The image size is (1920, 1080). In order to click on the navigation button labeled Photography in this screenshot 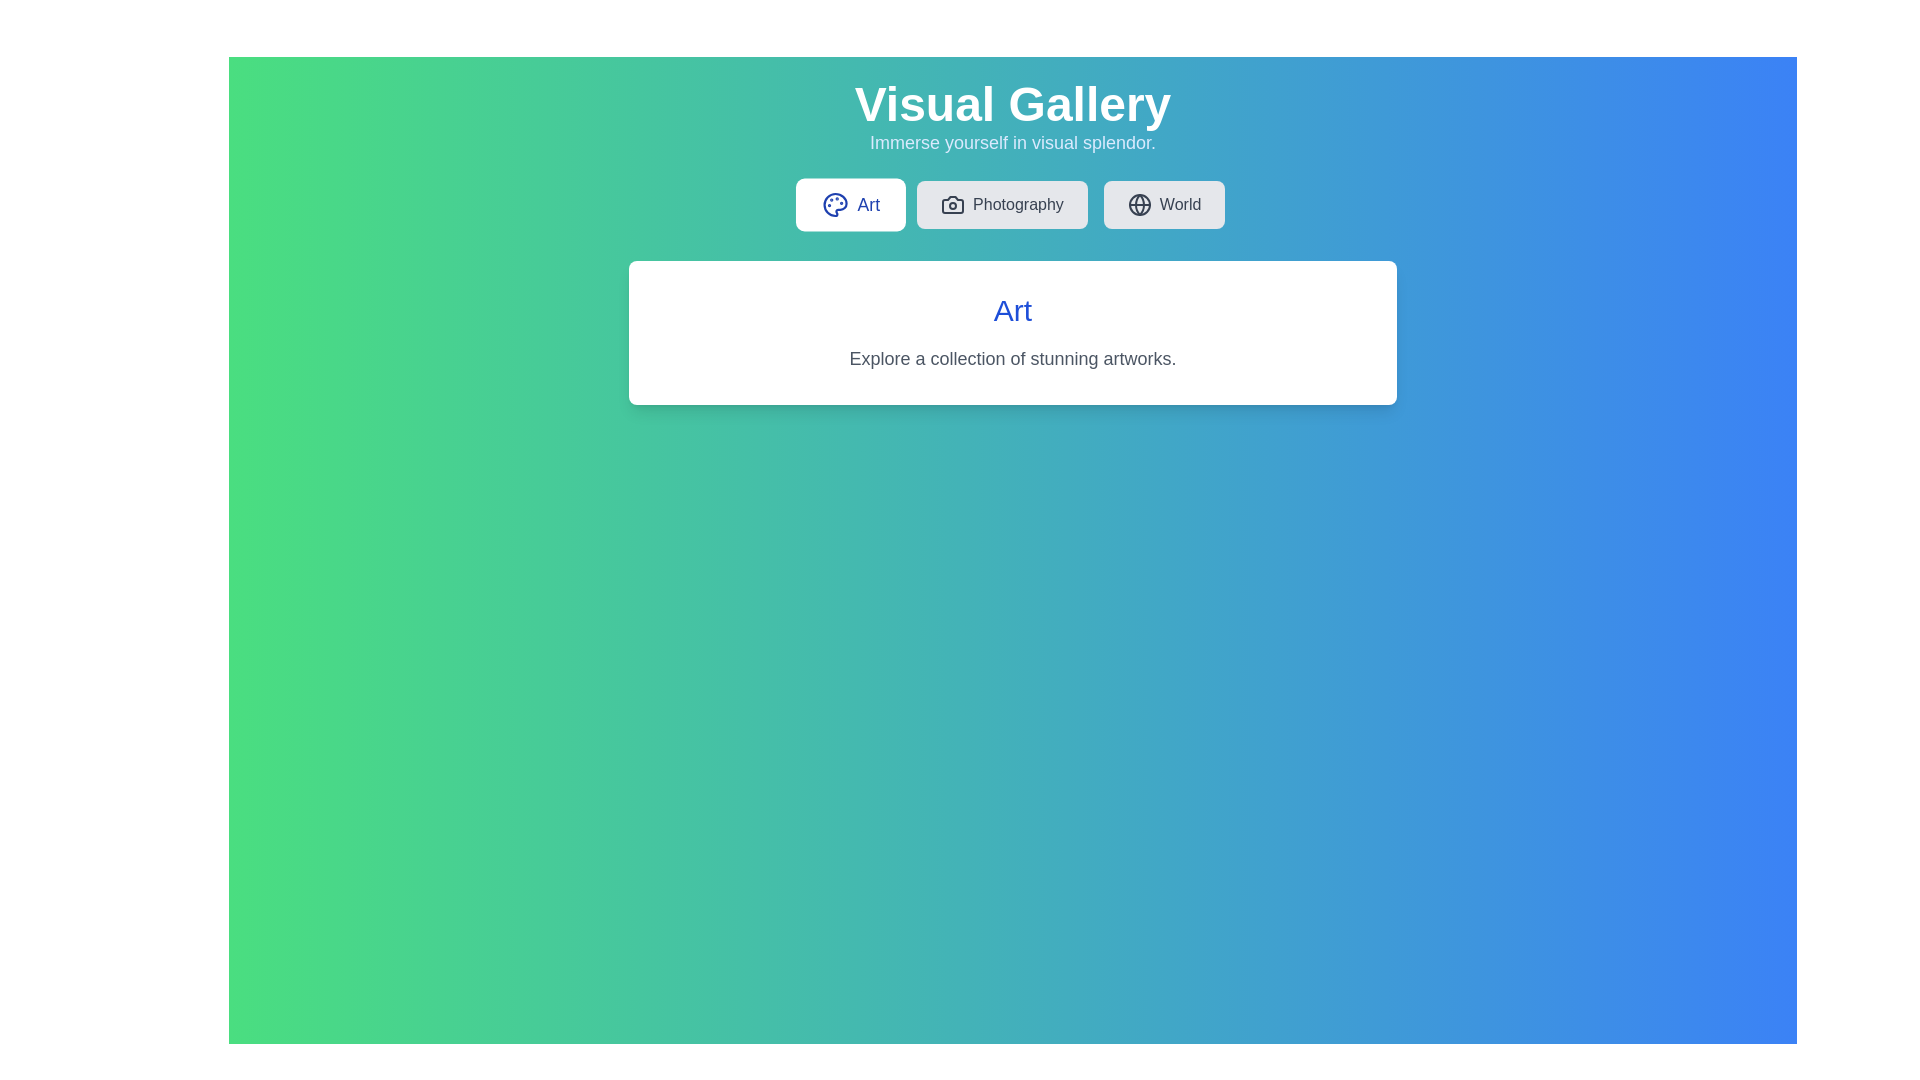, I will do `click(1002, 204)`.